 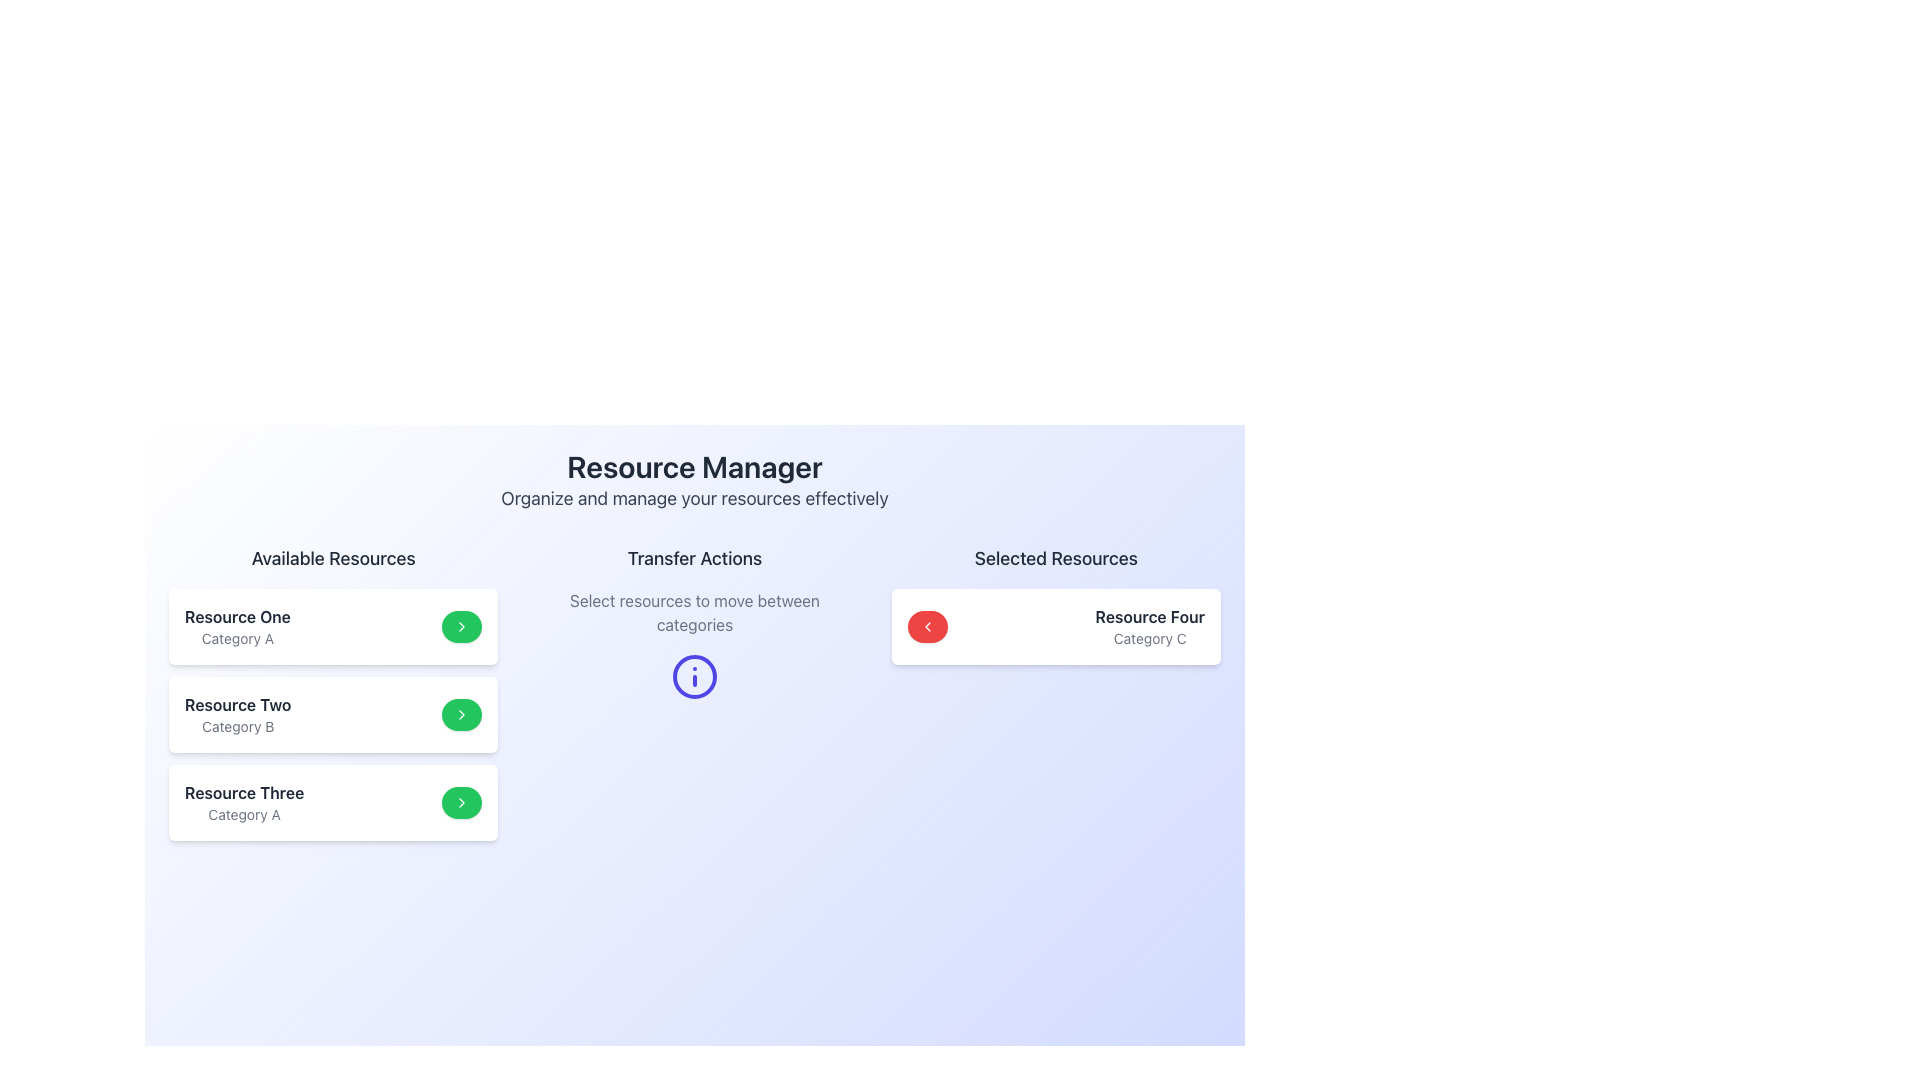 What do you see at coordinates (926, 626) in the screenshot?
I see `the button to deselect 'Resource Four' from the 'Selected Resources' list, located in the top-left corner of the card labeled 'Resource Four'` at bounding box center [926, 626].